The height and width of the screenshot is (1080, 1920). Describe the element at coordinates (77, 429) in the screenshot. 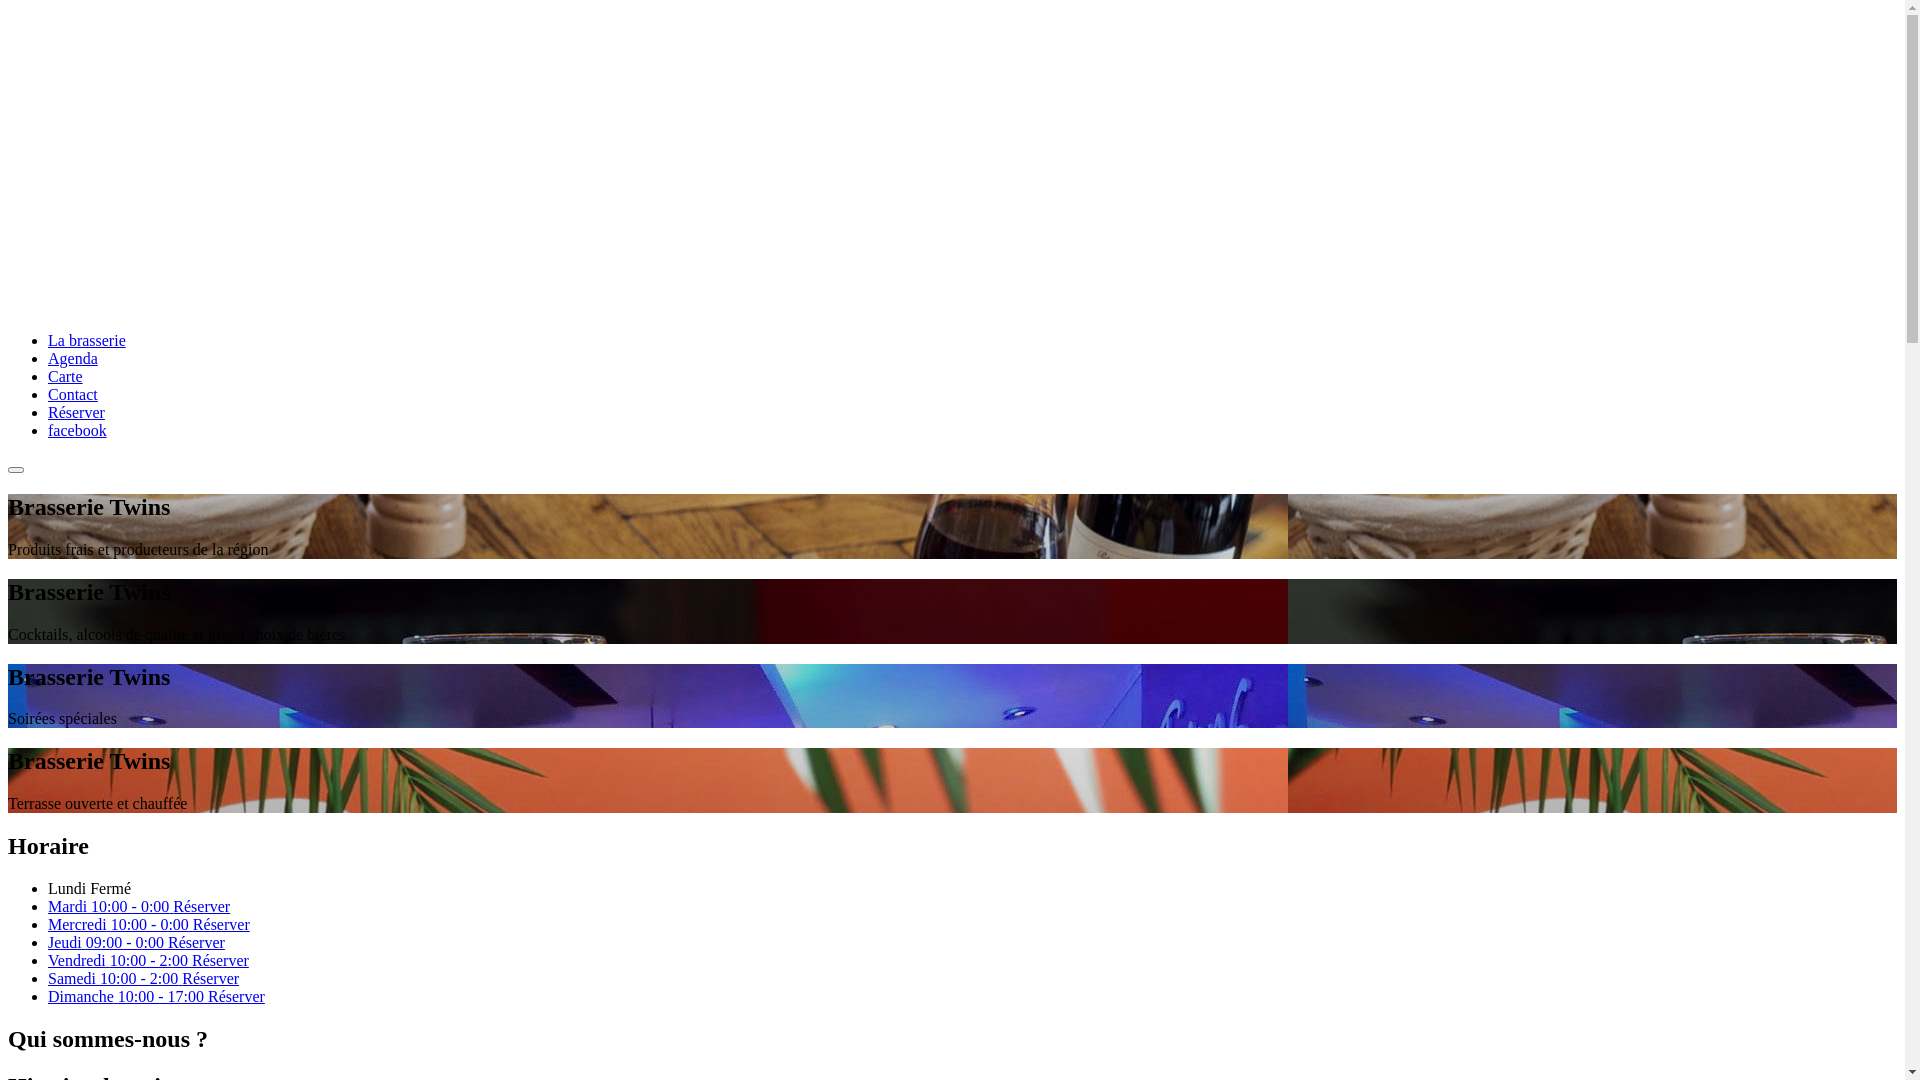

I see `'facebook'` at that location.